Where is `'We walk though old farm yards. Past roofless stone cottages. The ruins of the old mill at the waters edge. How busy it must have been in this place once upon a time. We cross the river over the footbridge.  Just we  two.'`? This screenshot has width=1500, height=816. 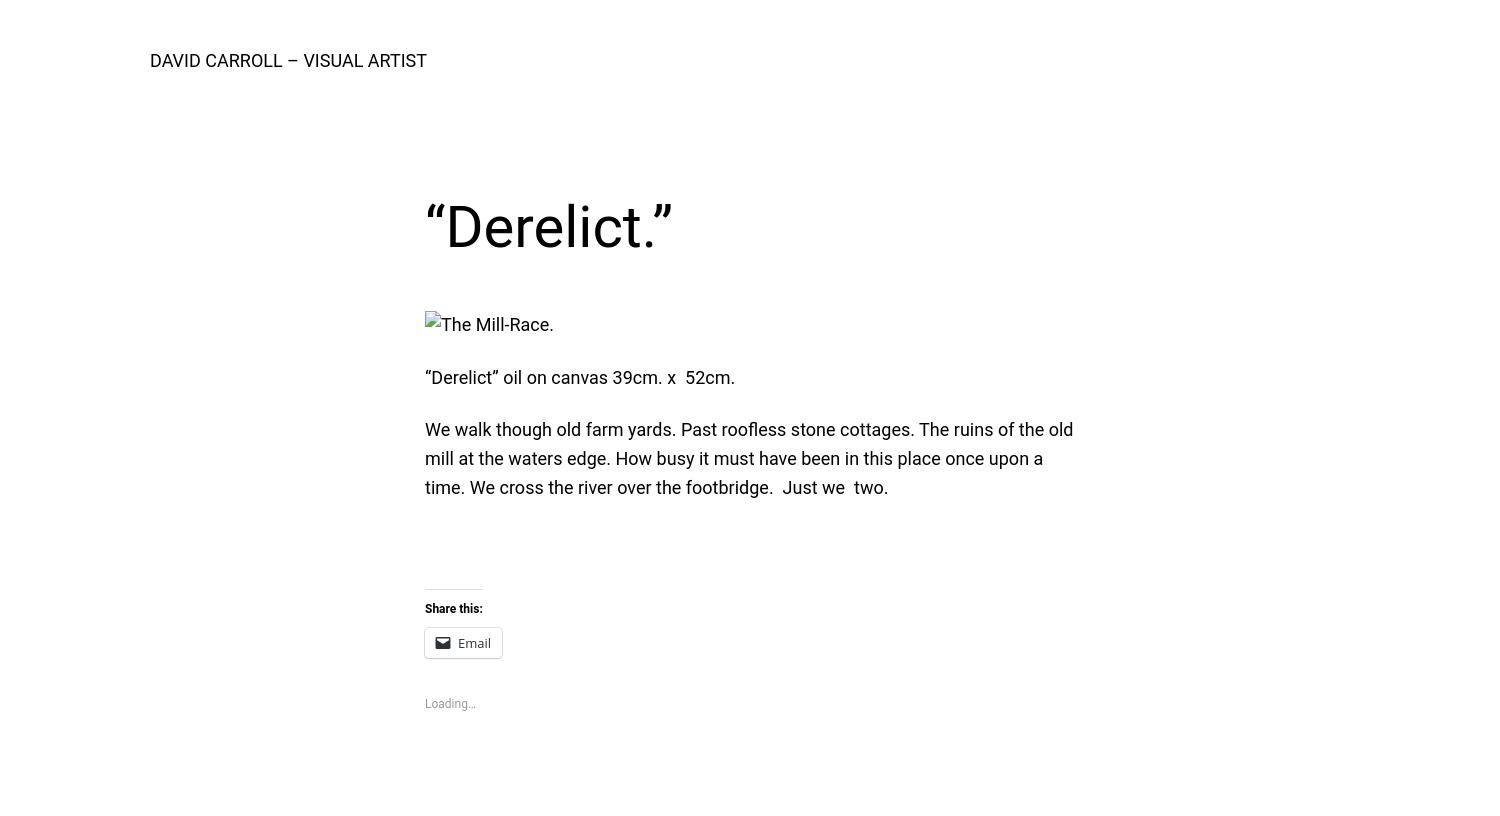
'We walk though old farm yards. Past roofless stone cottages. The ruins of the old mill at the waters edge. How busy it must have been in this place once upon a time. We cross the river over the footbridge.  Just we  two.' is located at coordinates (747, 457).